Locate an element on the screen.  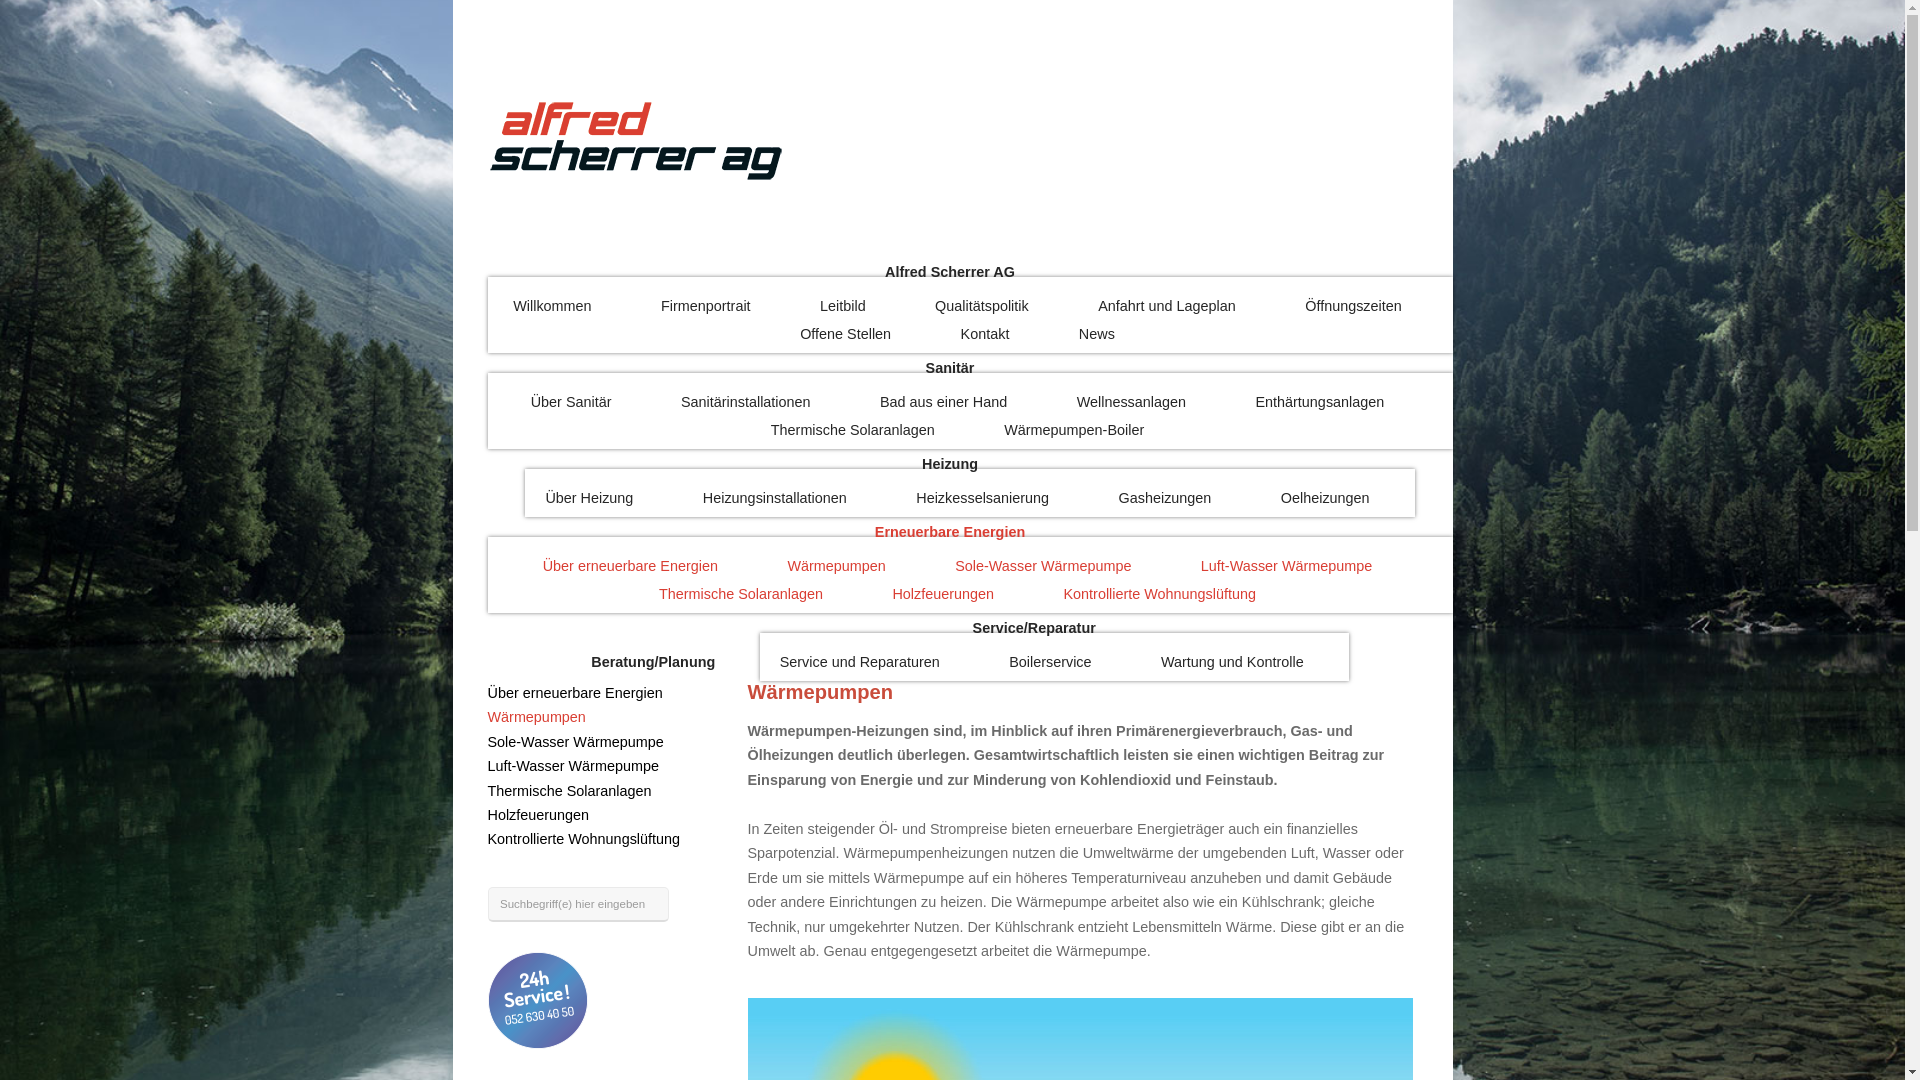
'Boilerservice' is located at coordinates (1049, 667).